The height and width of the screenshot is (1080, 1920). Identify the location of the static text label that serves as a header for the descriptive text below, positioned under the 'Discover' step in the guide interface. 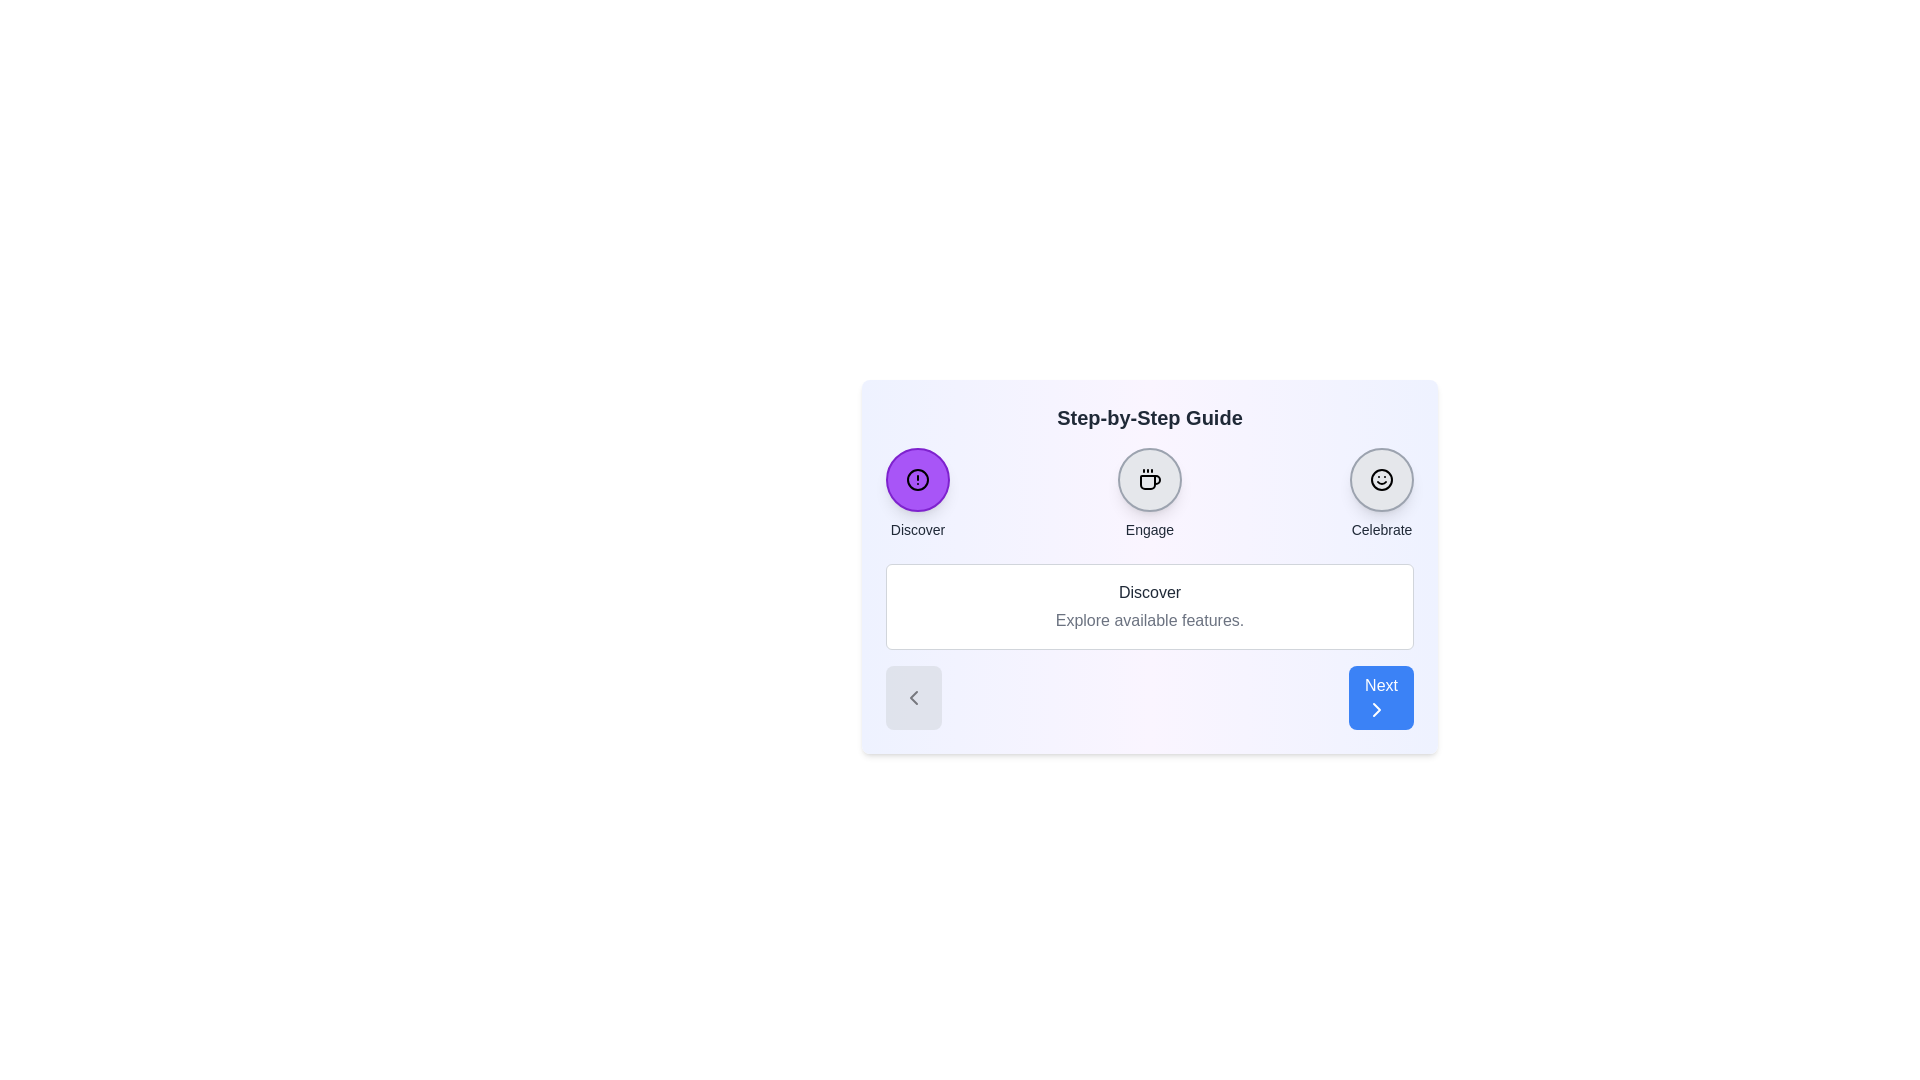
(1150, 592).